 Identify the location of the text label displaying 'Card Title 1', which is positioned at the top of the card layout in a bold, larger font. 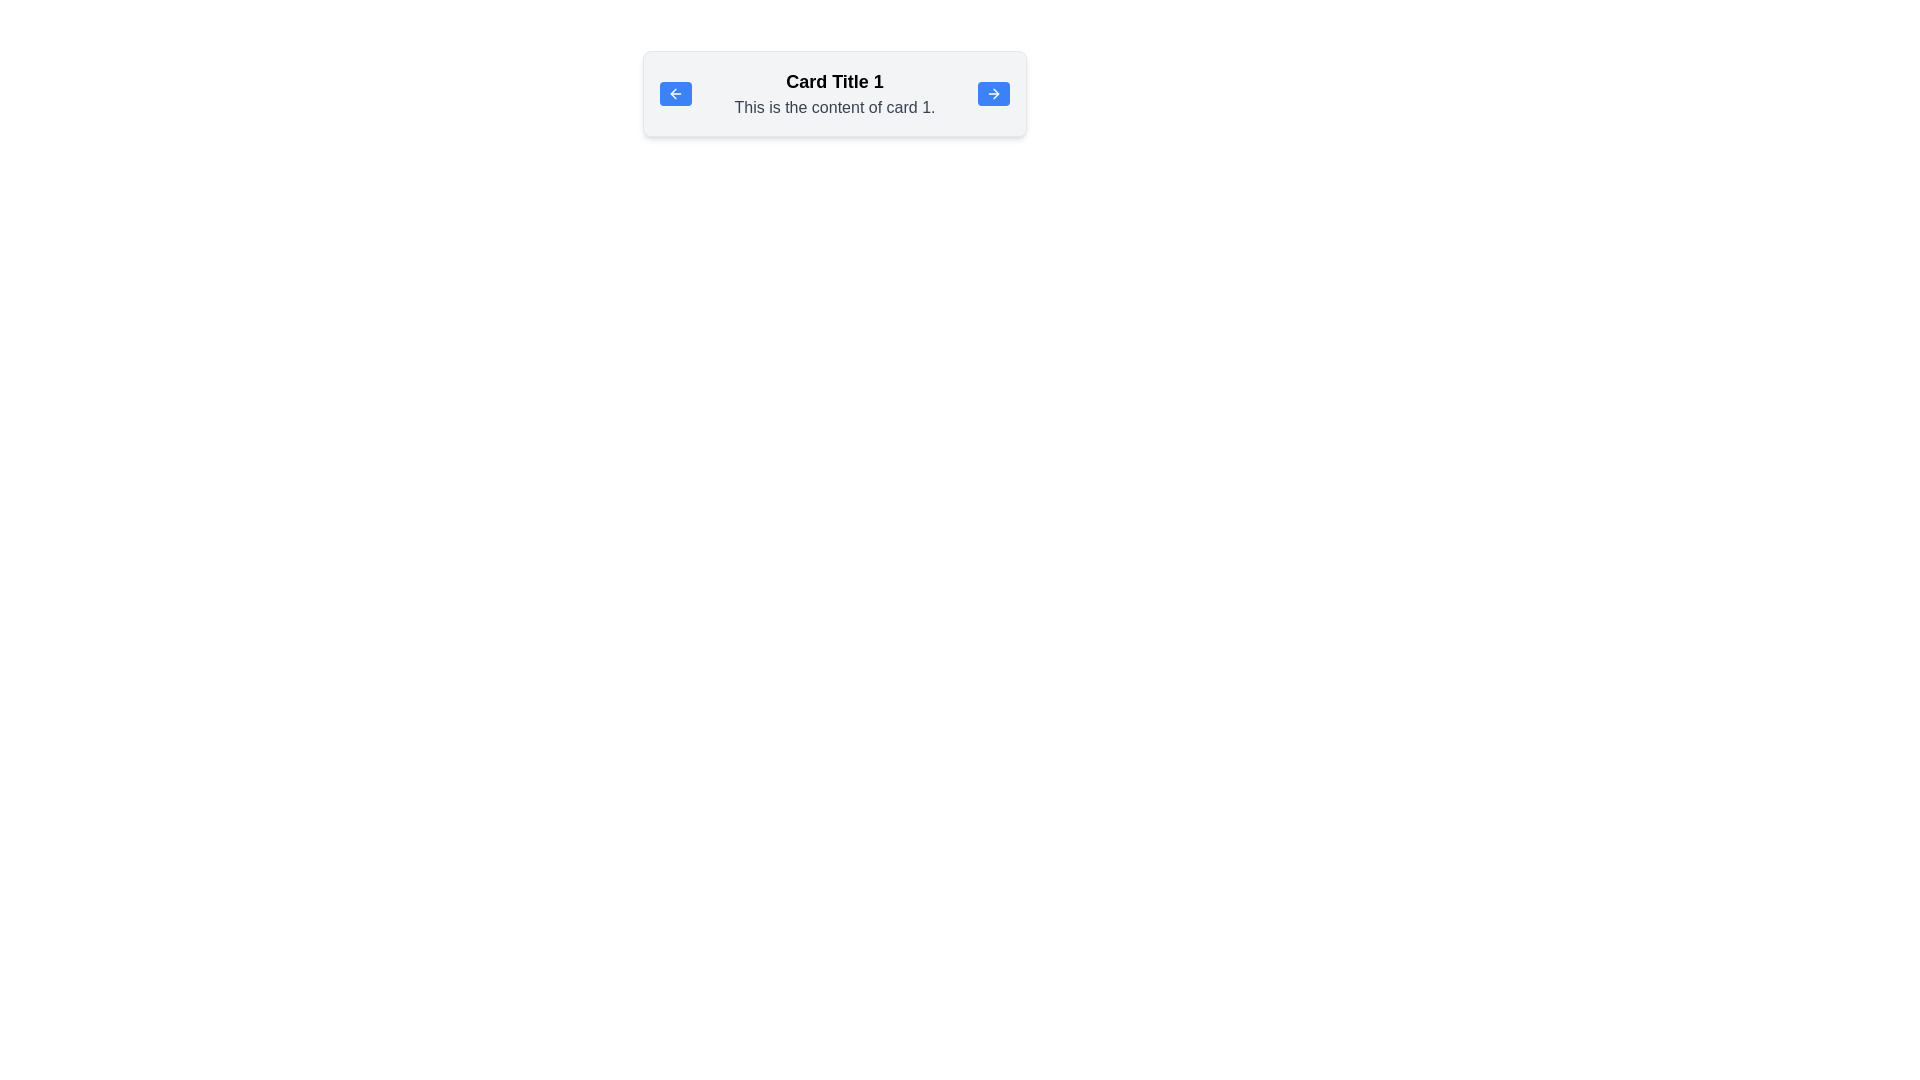
(835, 80).